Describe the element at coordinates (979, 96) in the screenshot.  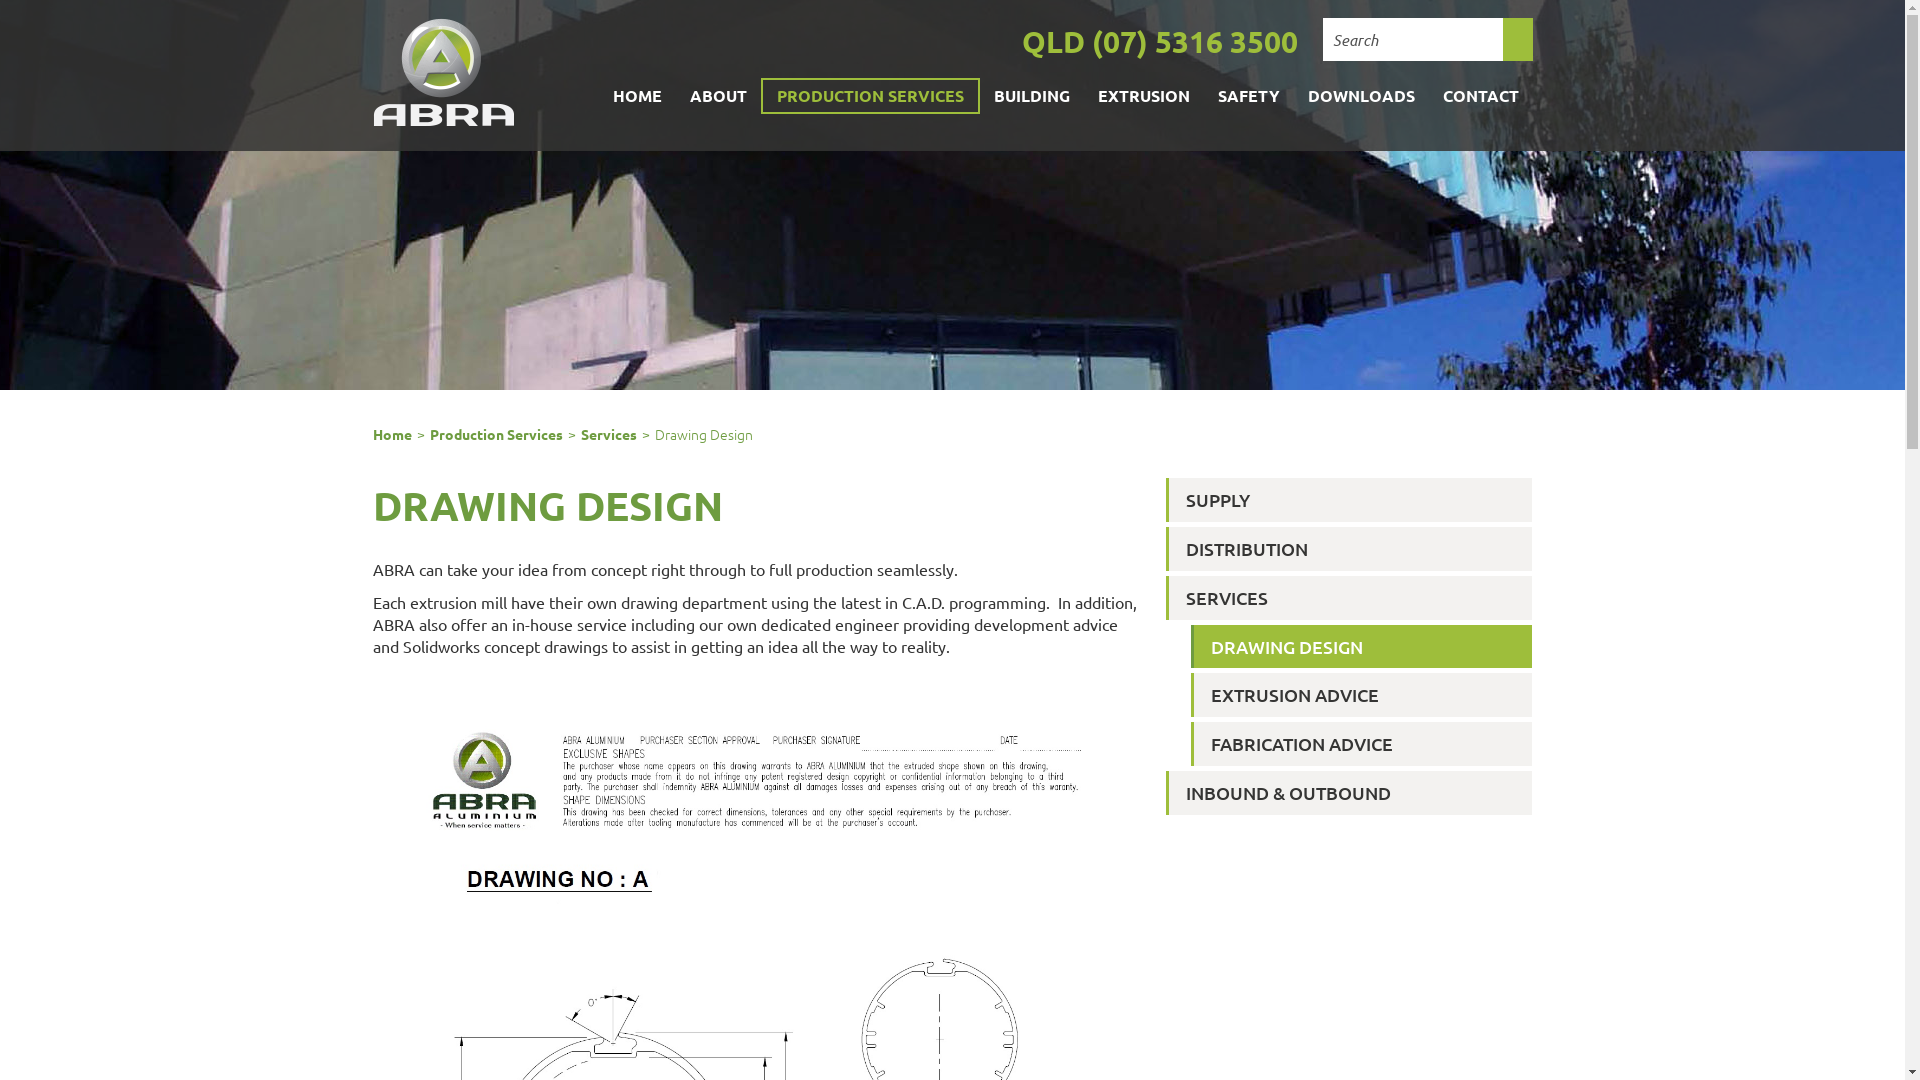
I see `'BUILDING'` at that location.